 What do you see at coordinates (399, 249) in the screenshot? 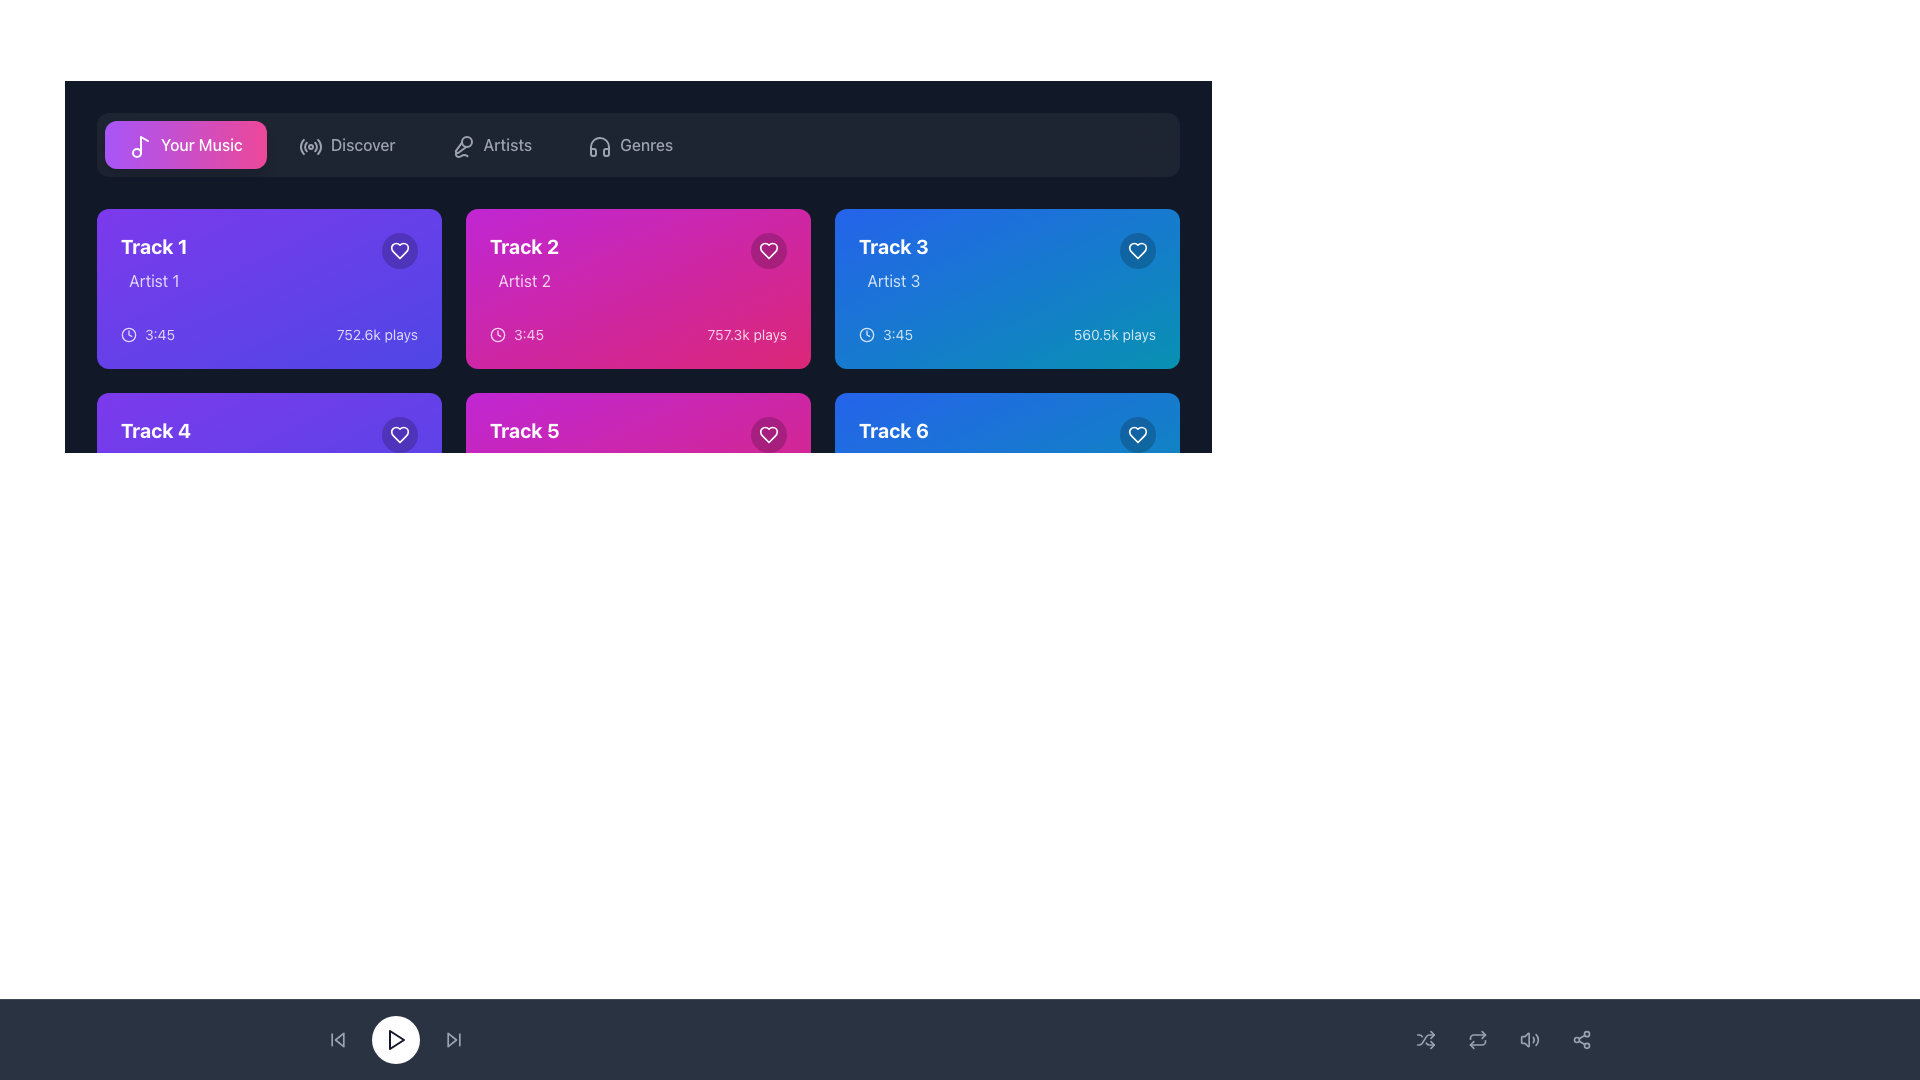
I see `the heart-shaped favorite button in the top-right area of the 'Track 1' card to favorite the track` at bounding box center [399, 249].